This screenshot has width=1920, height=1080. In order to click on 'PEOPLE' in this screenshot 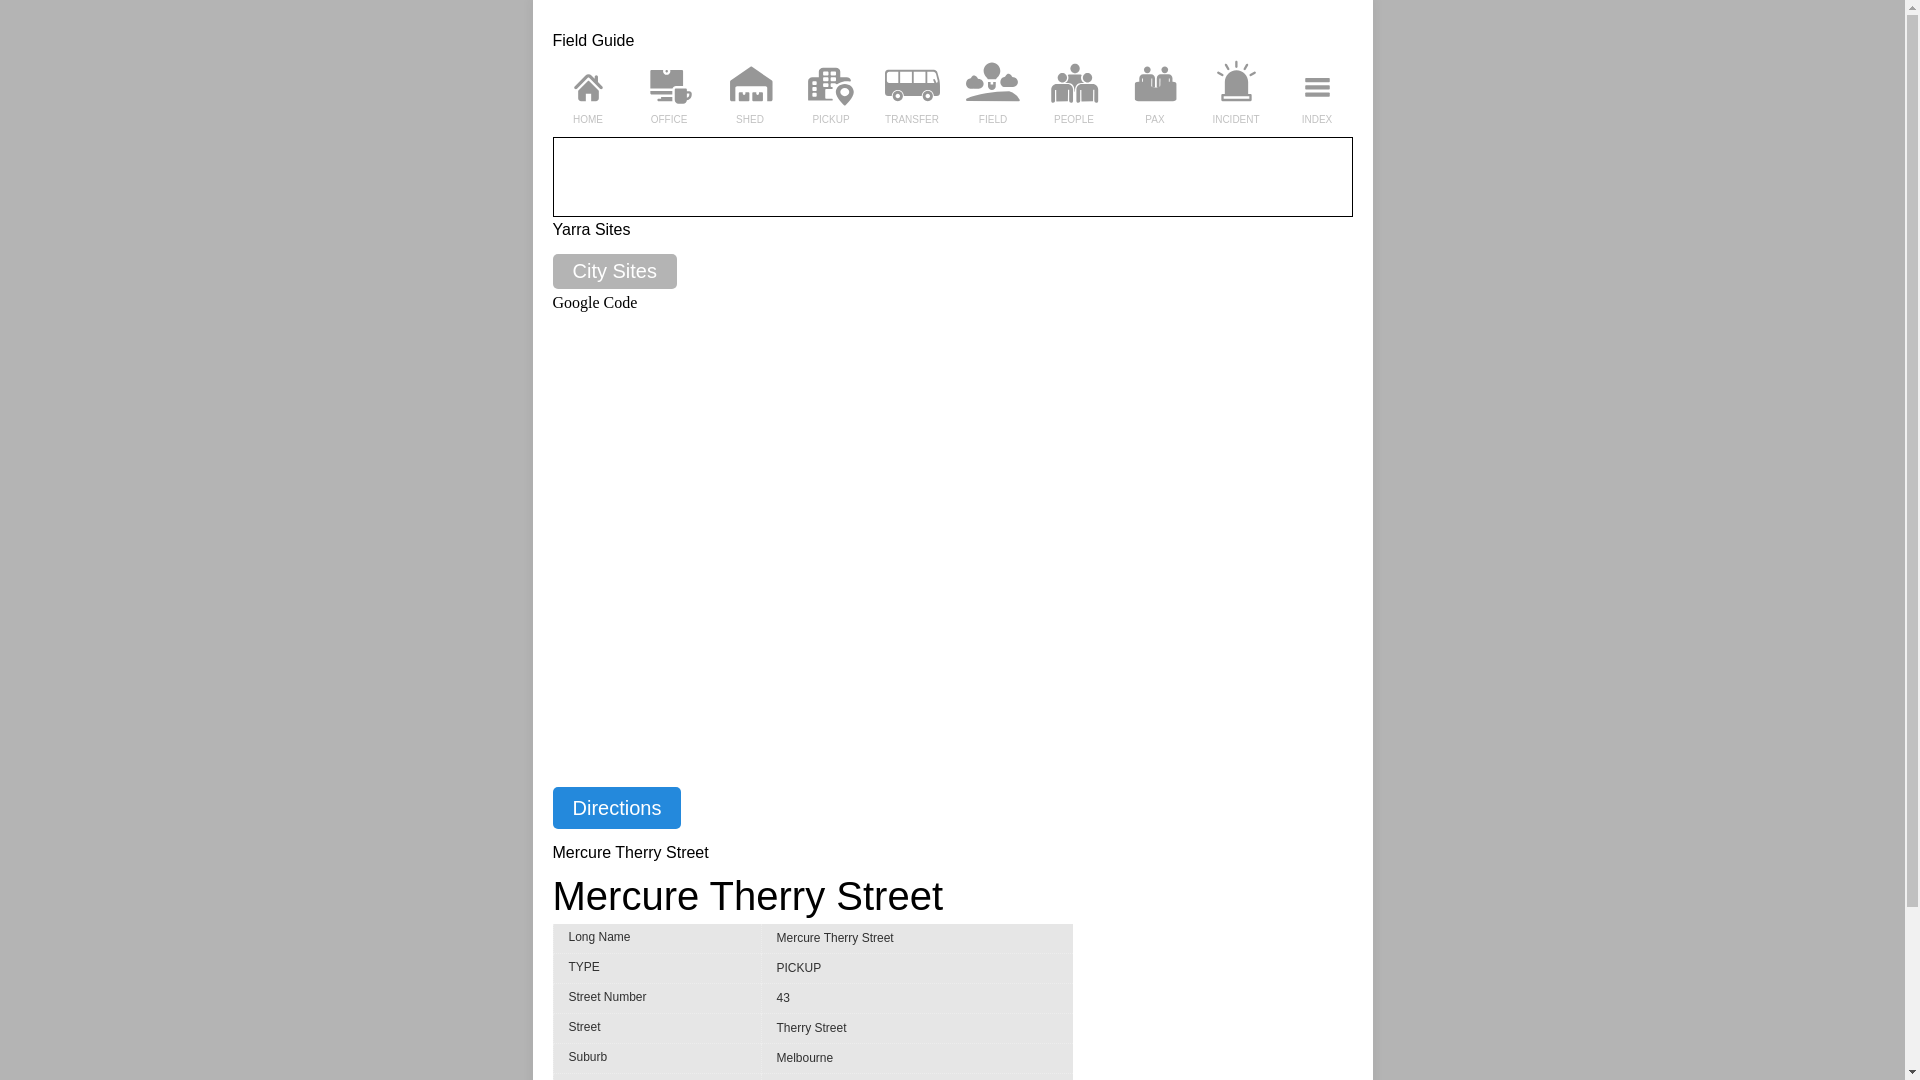, I will do `click(1072, 119)`.